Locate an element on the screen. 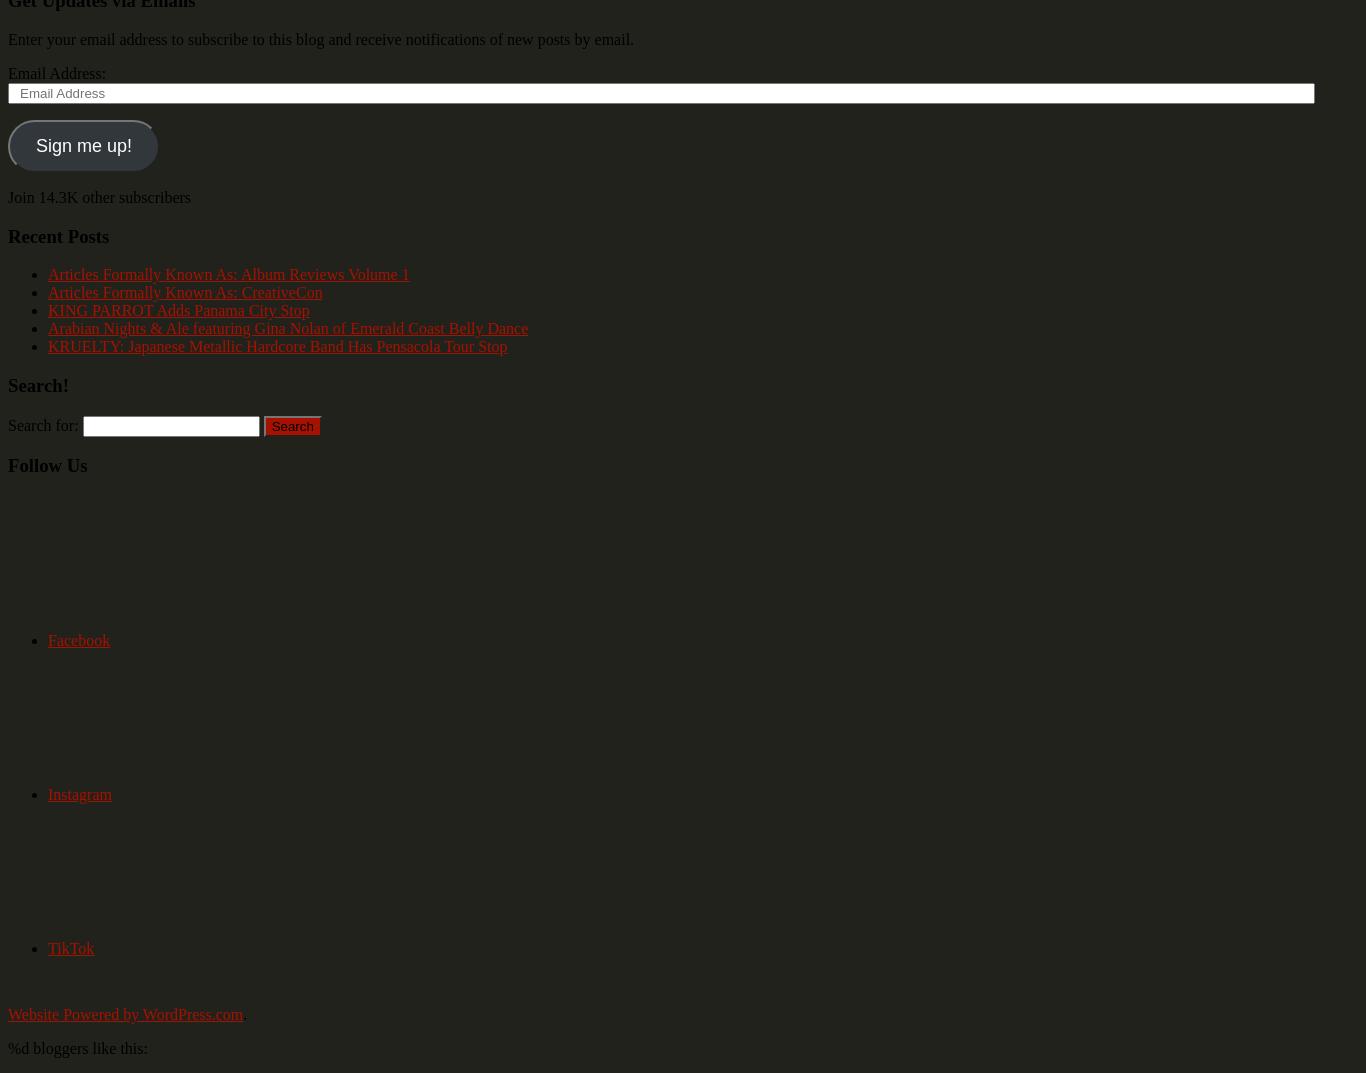  'Articles Formally Known As: Album Reviews Volume 1' is located at coordinates (228, 273).